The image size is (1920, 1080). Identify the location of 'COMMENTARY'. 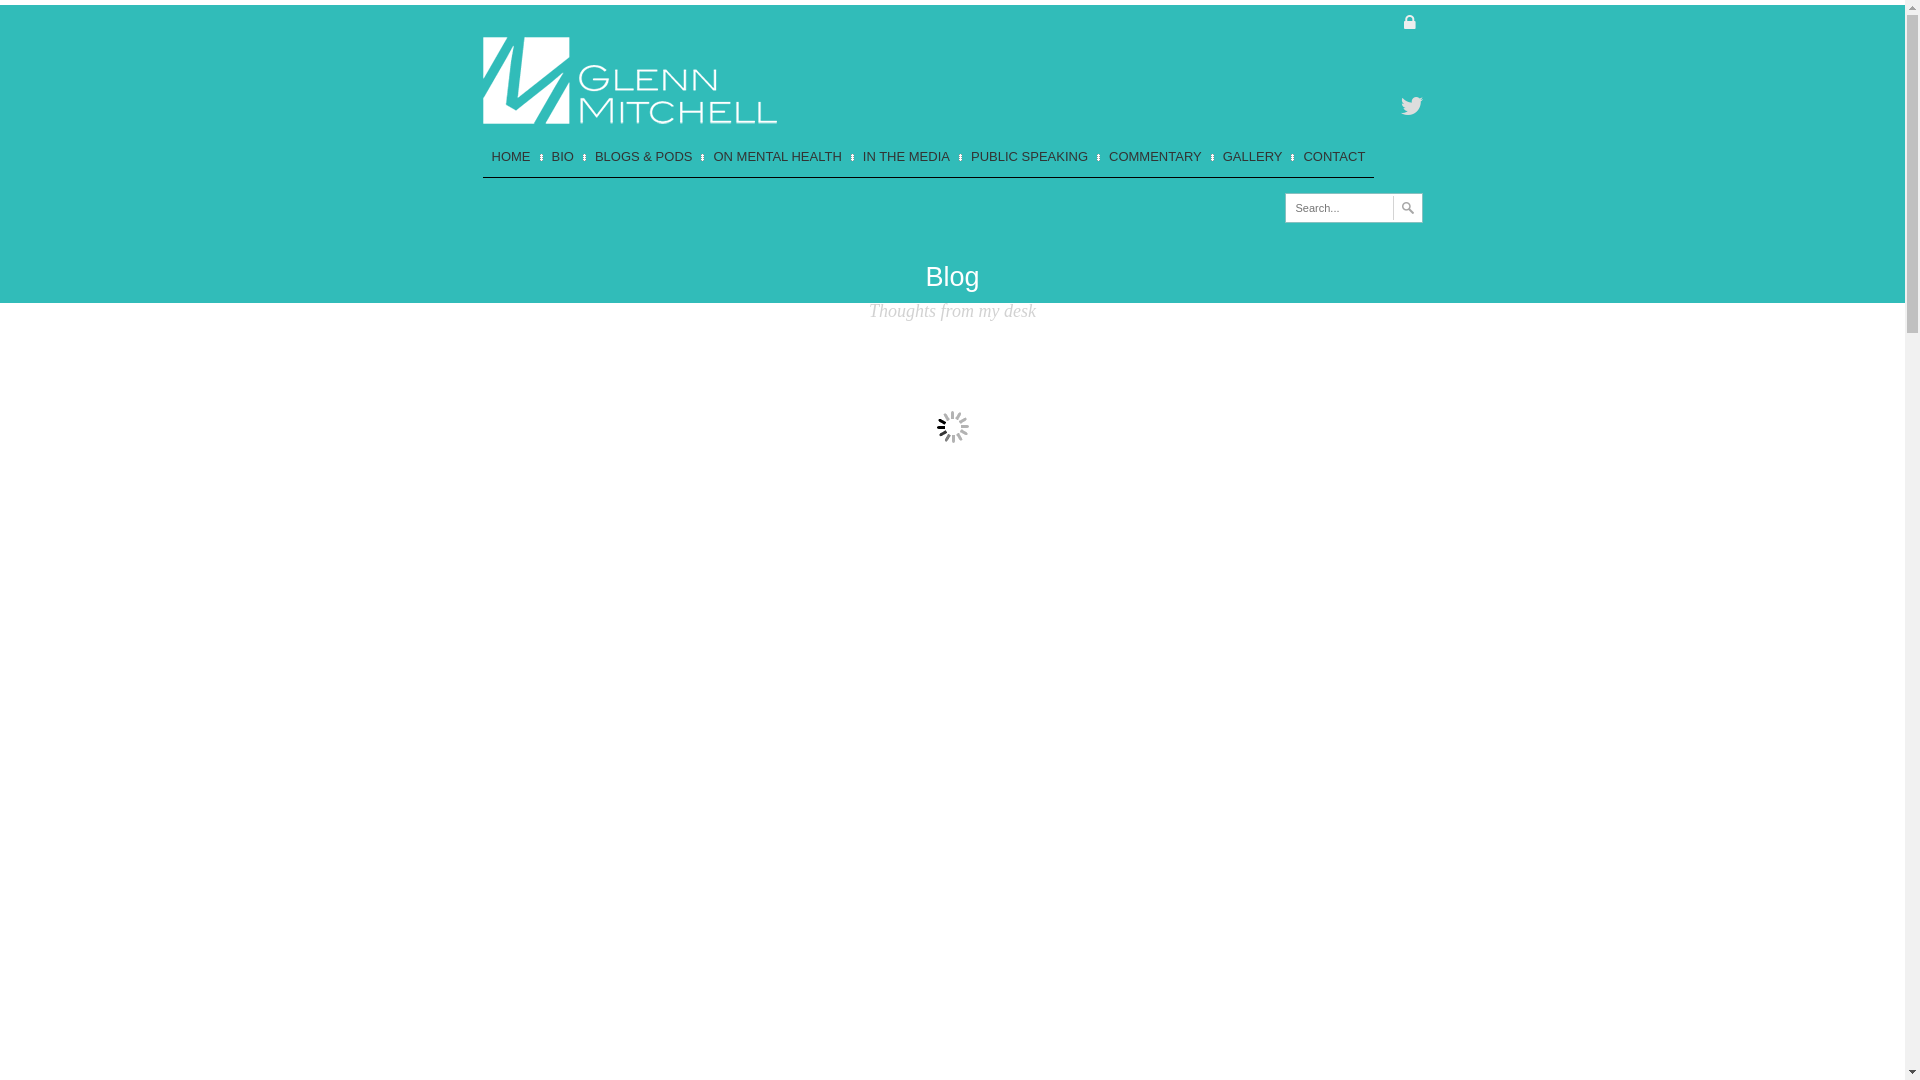
(1096, 156).